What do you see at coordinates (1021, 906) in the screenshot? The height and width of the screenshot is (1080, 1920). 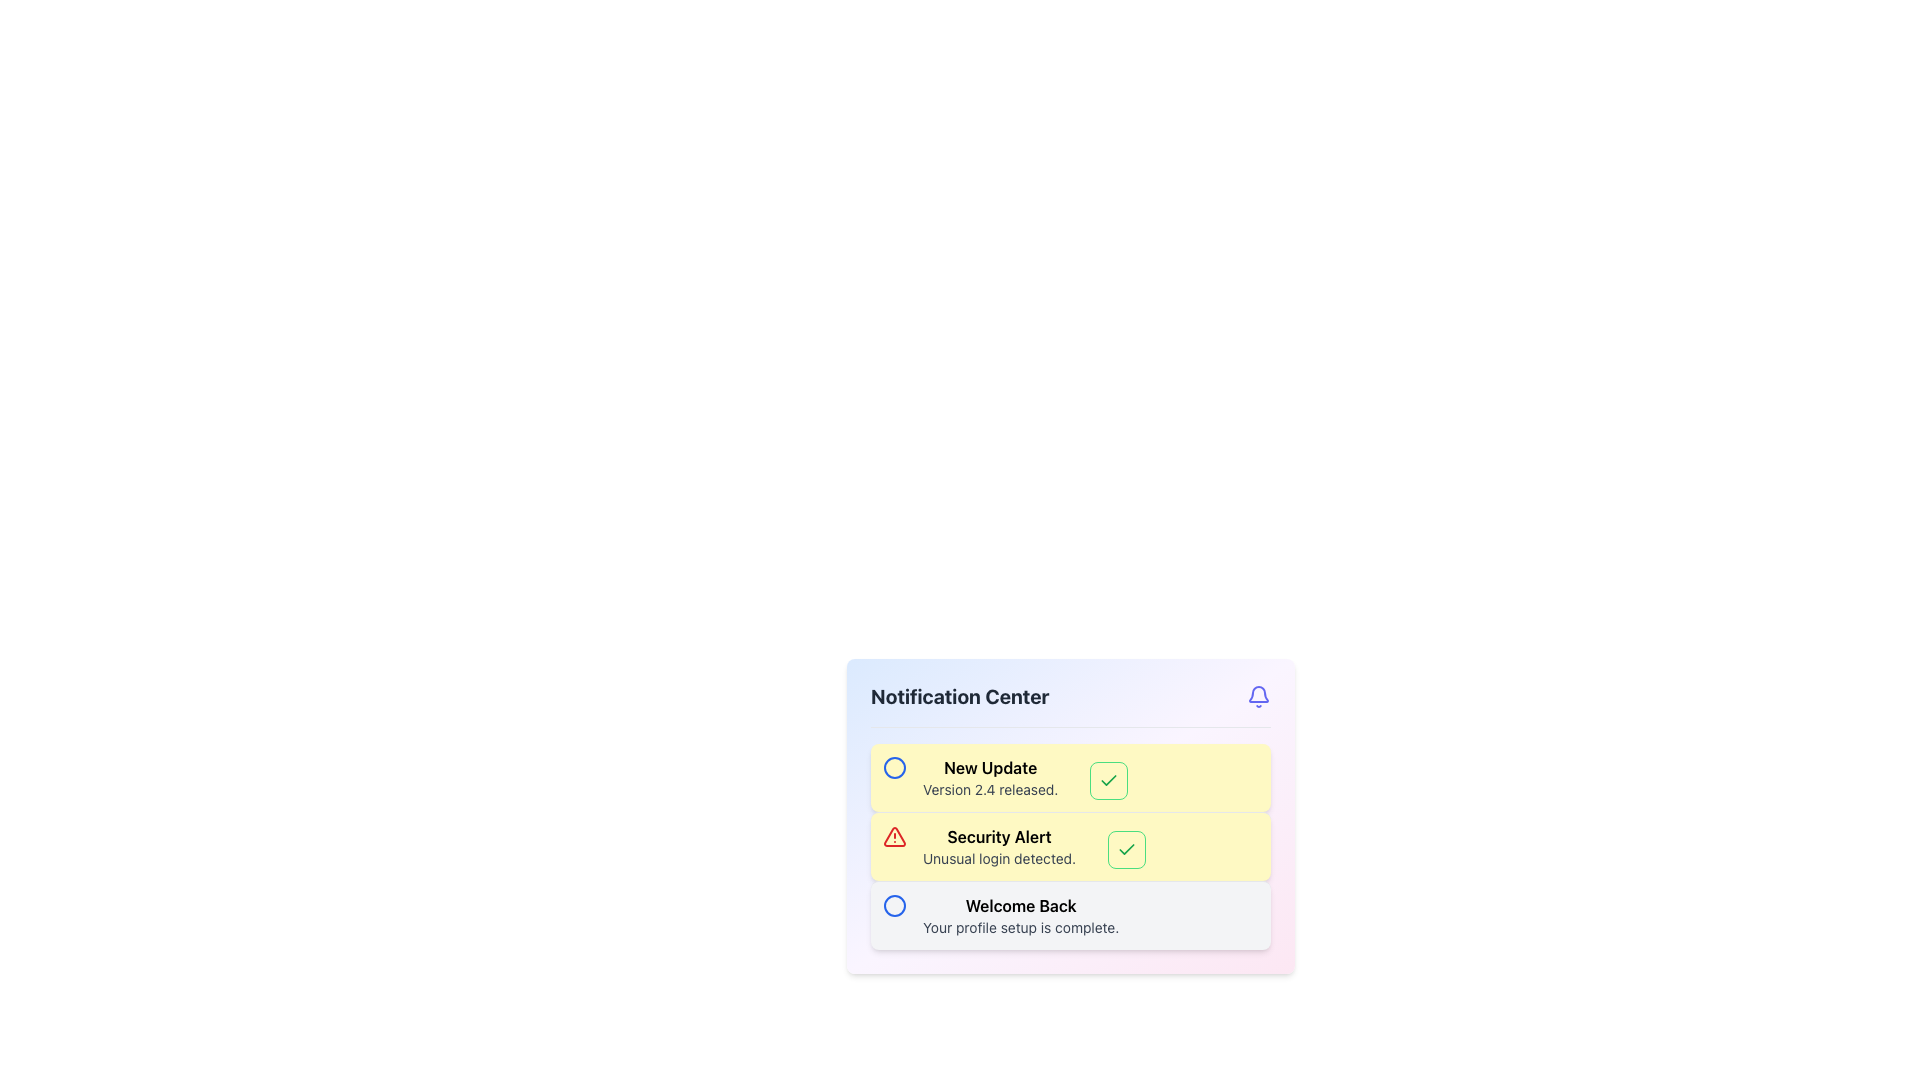 I see `the content of the welcome message Text Label located at the bottom of the notification card, which indicates that 'Your profile setup is complete.'` at bounding box center [1021, 906].